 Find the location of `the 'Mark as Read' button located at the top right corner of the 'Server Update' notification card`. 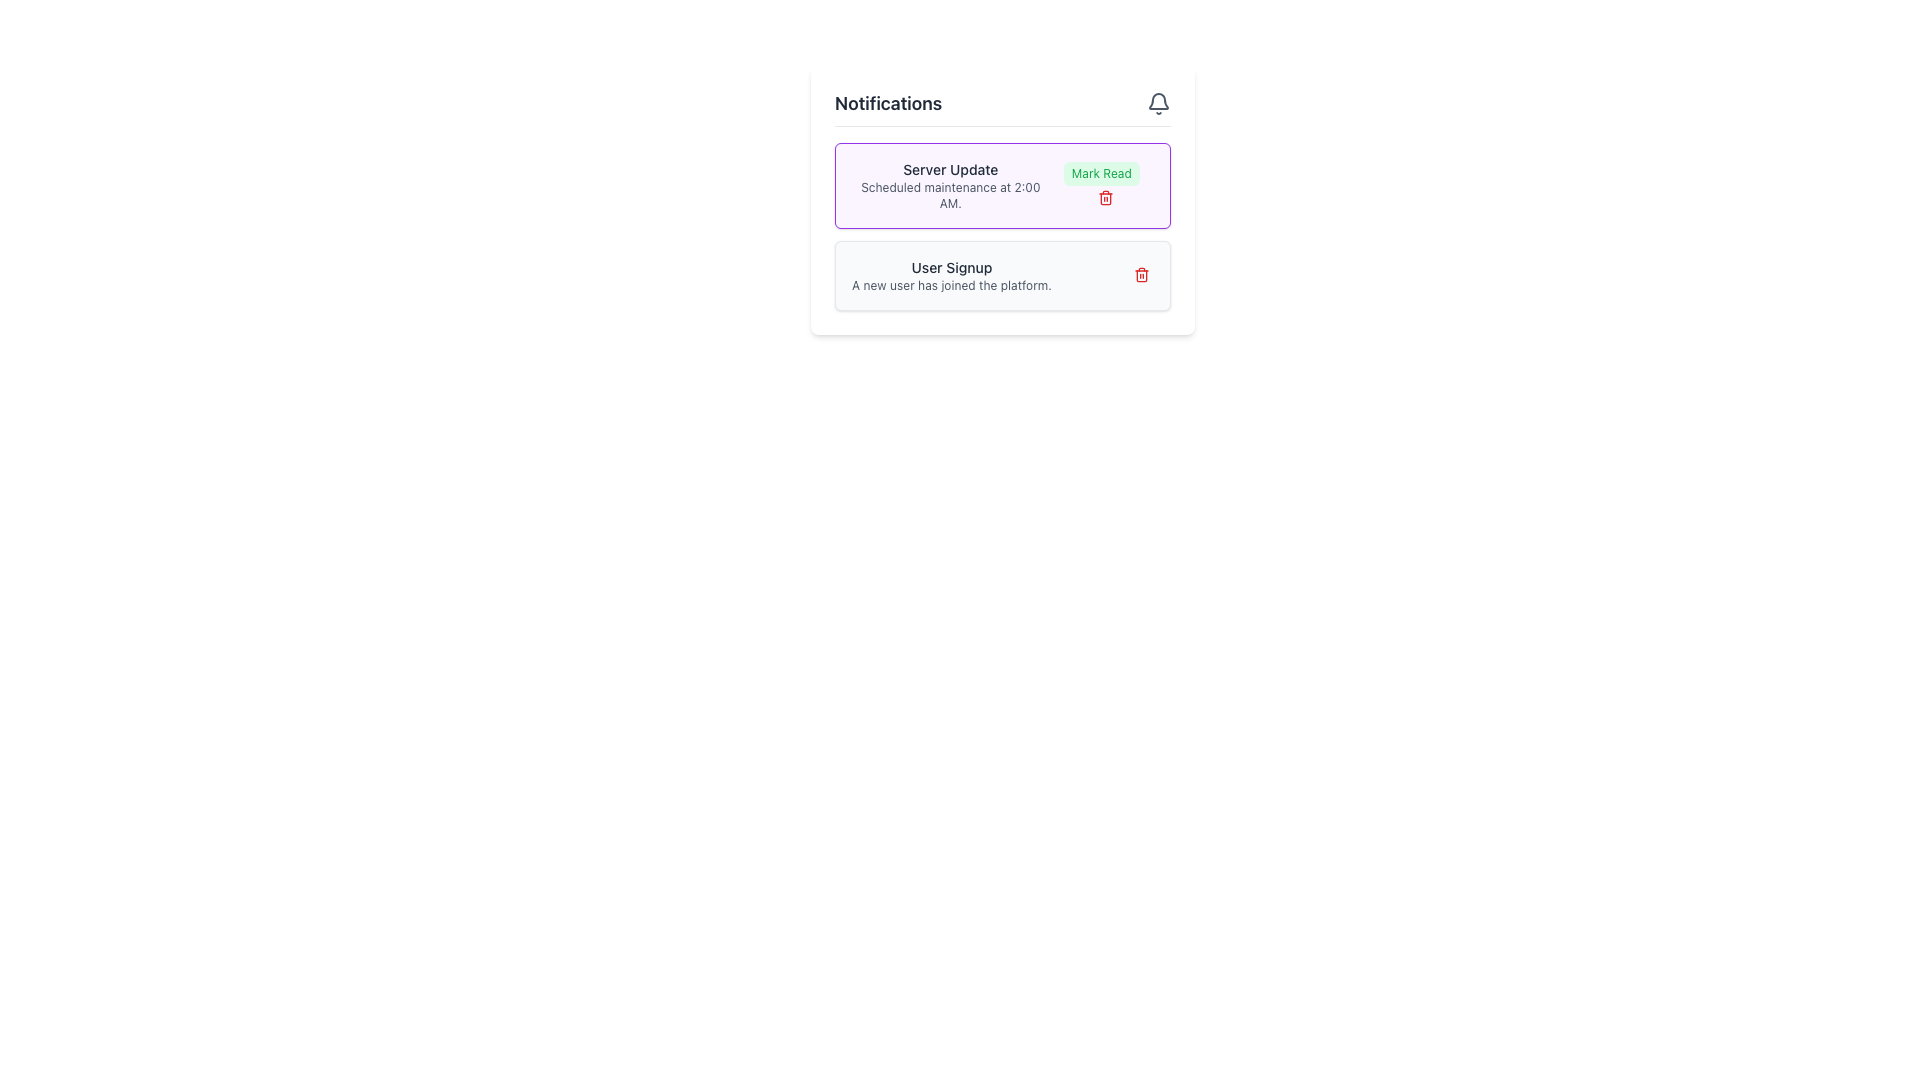

the 'Mark as Read' button located at the top right corner of the 'Server Update' notification card is located at coordinates (1100, 172).